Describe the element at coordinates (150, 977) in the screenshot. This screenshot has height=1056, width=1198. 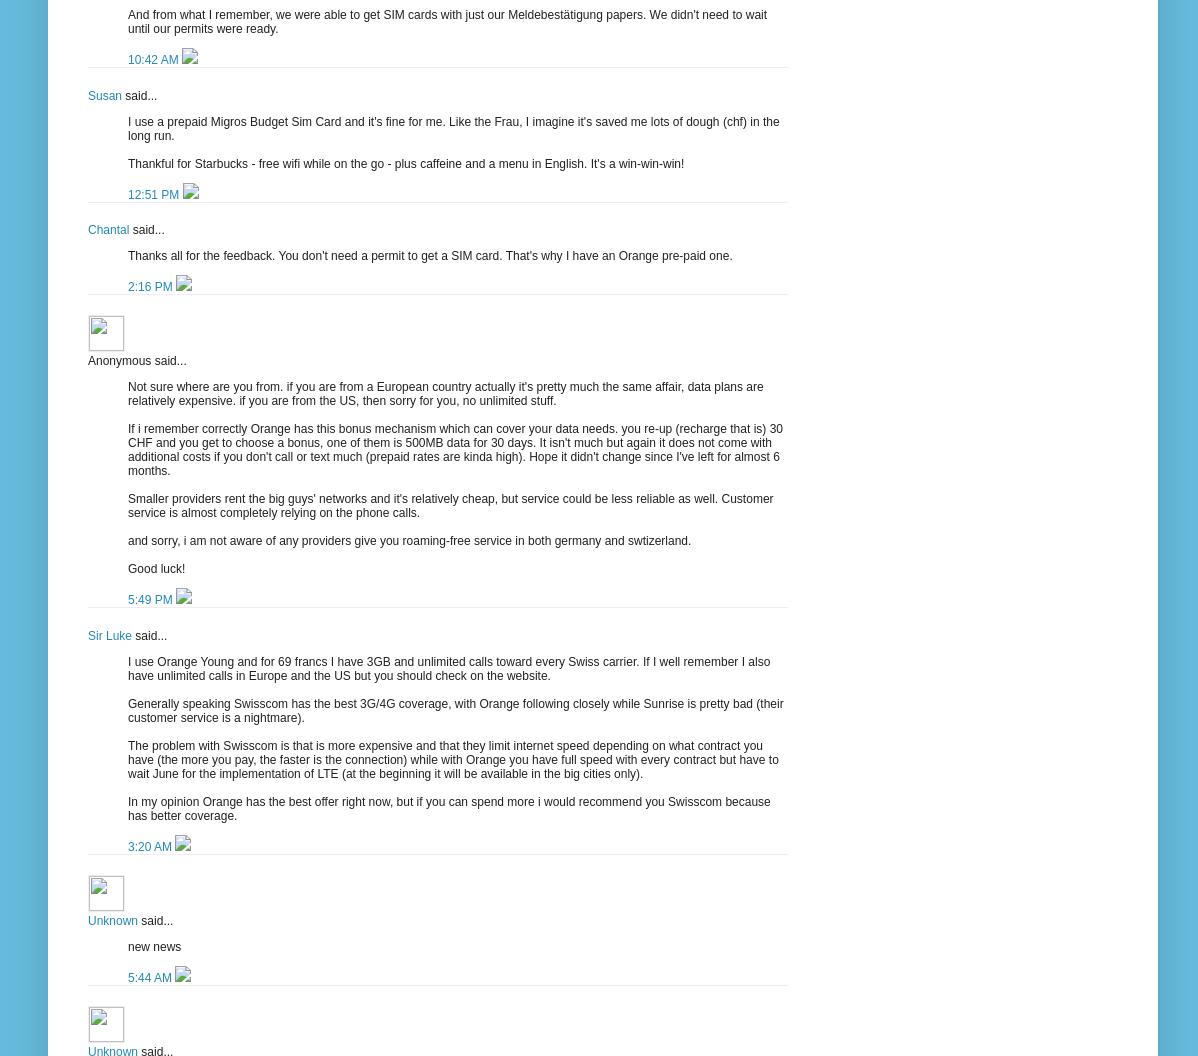
I see `'5:44 AM'` at that location.